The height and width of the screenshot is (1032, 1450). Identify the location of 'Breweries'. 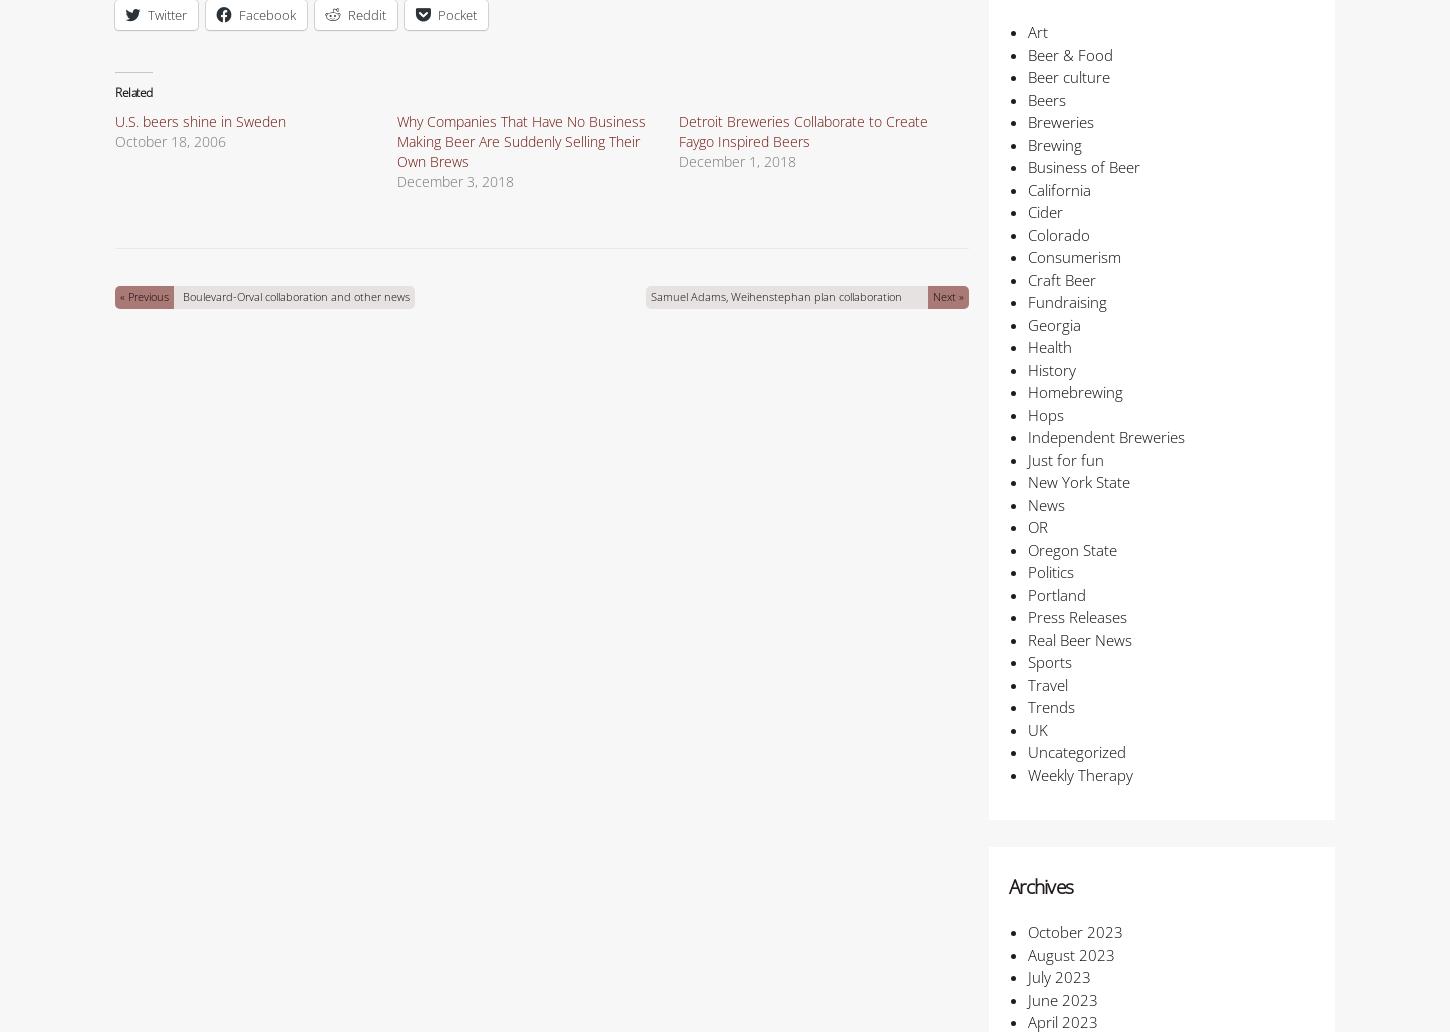
(1059, 121).